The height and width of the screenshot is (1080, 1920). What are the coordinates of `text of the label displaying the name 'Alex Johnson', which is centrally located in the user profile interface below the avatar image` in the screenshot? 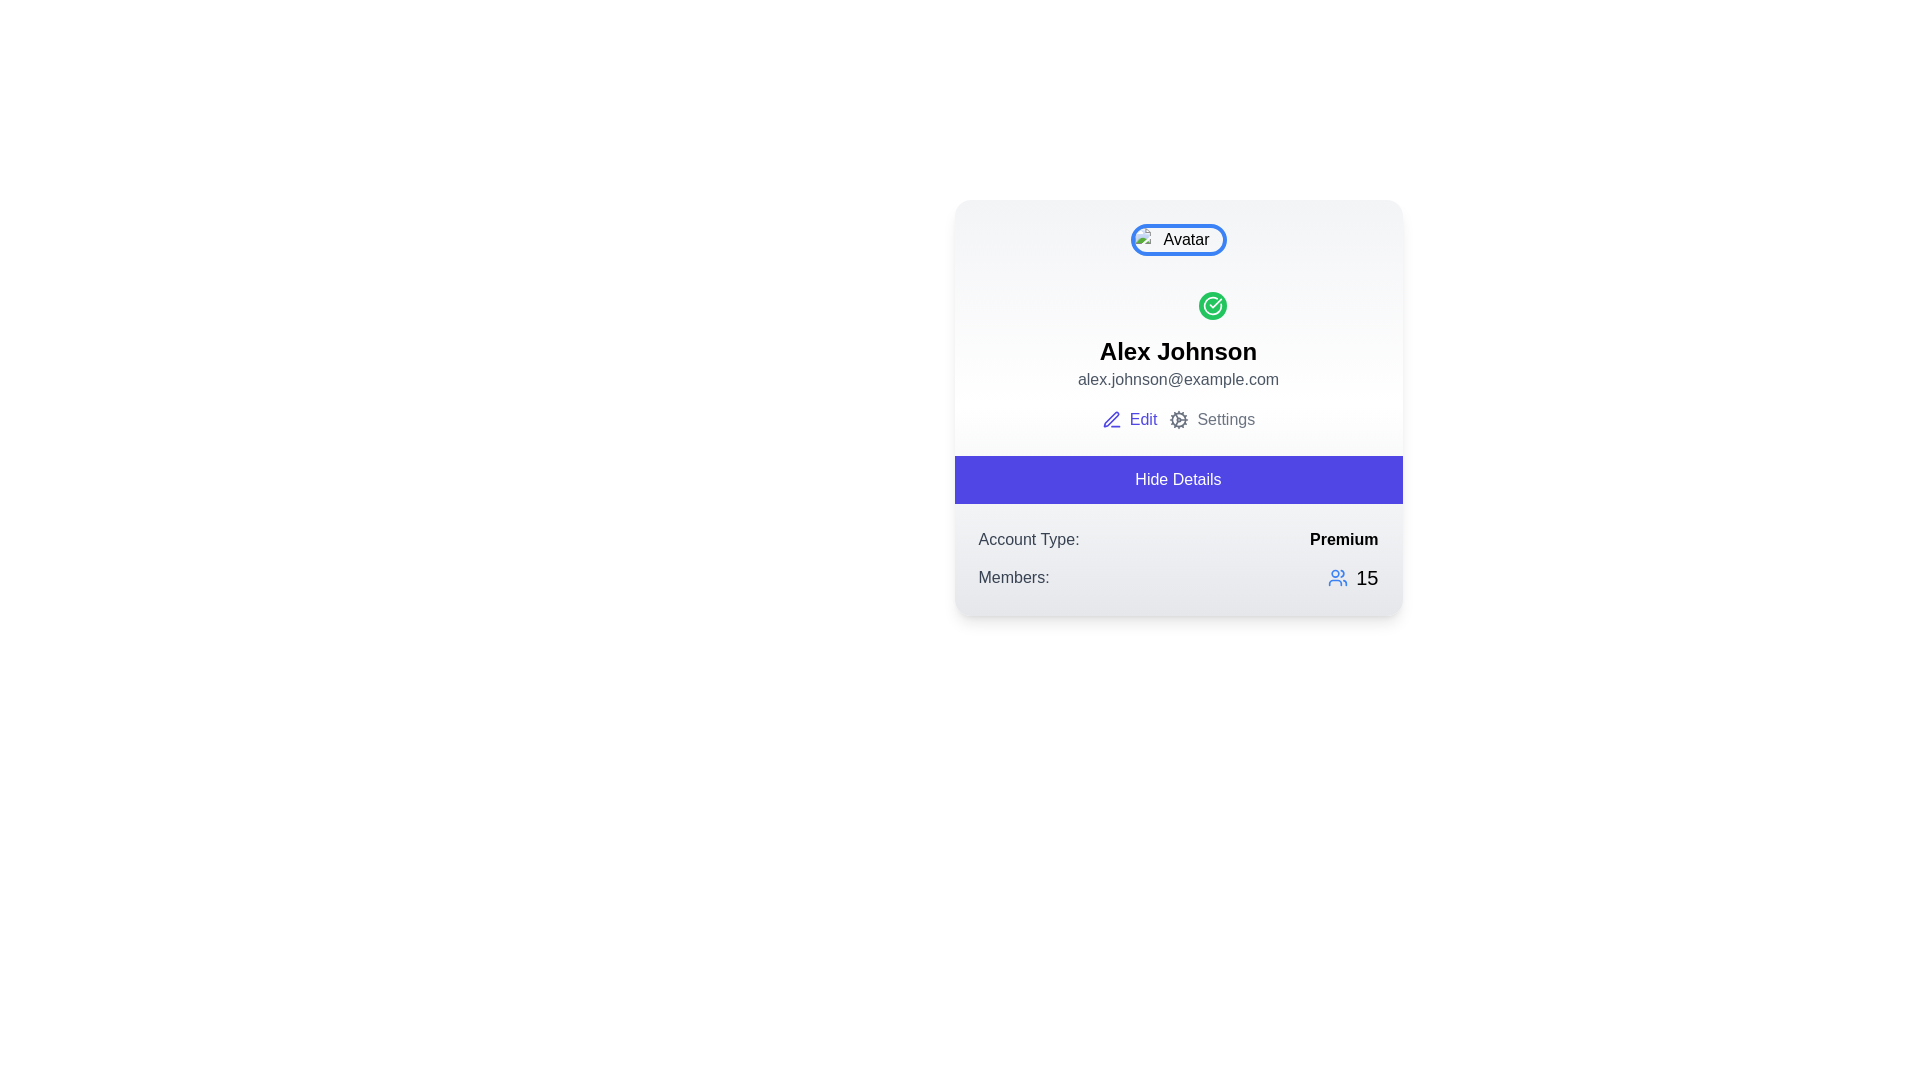 It's located at (1178, 350).